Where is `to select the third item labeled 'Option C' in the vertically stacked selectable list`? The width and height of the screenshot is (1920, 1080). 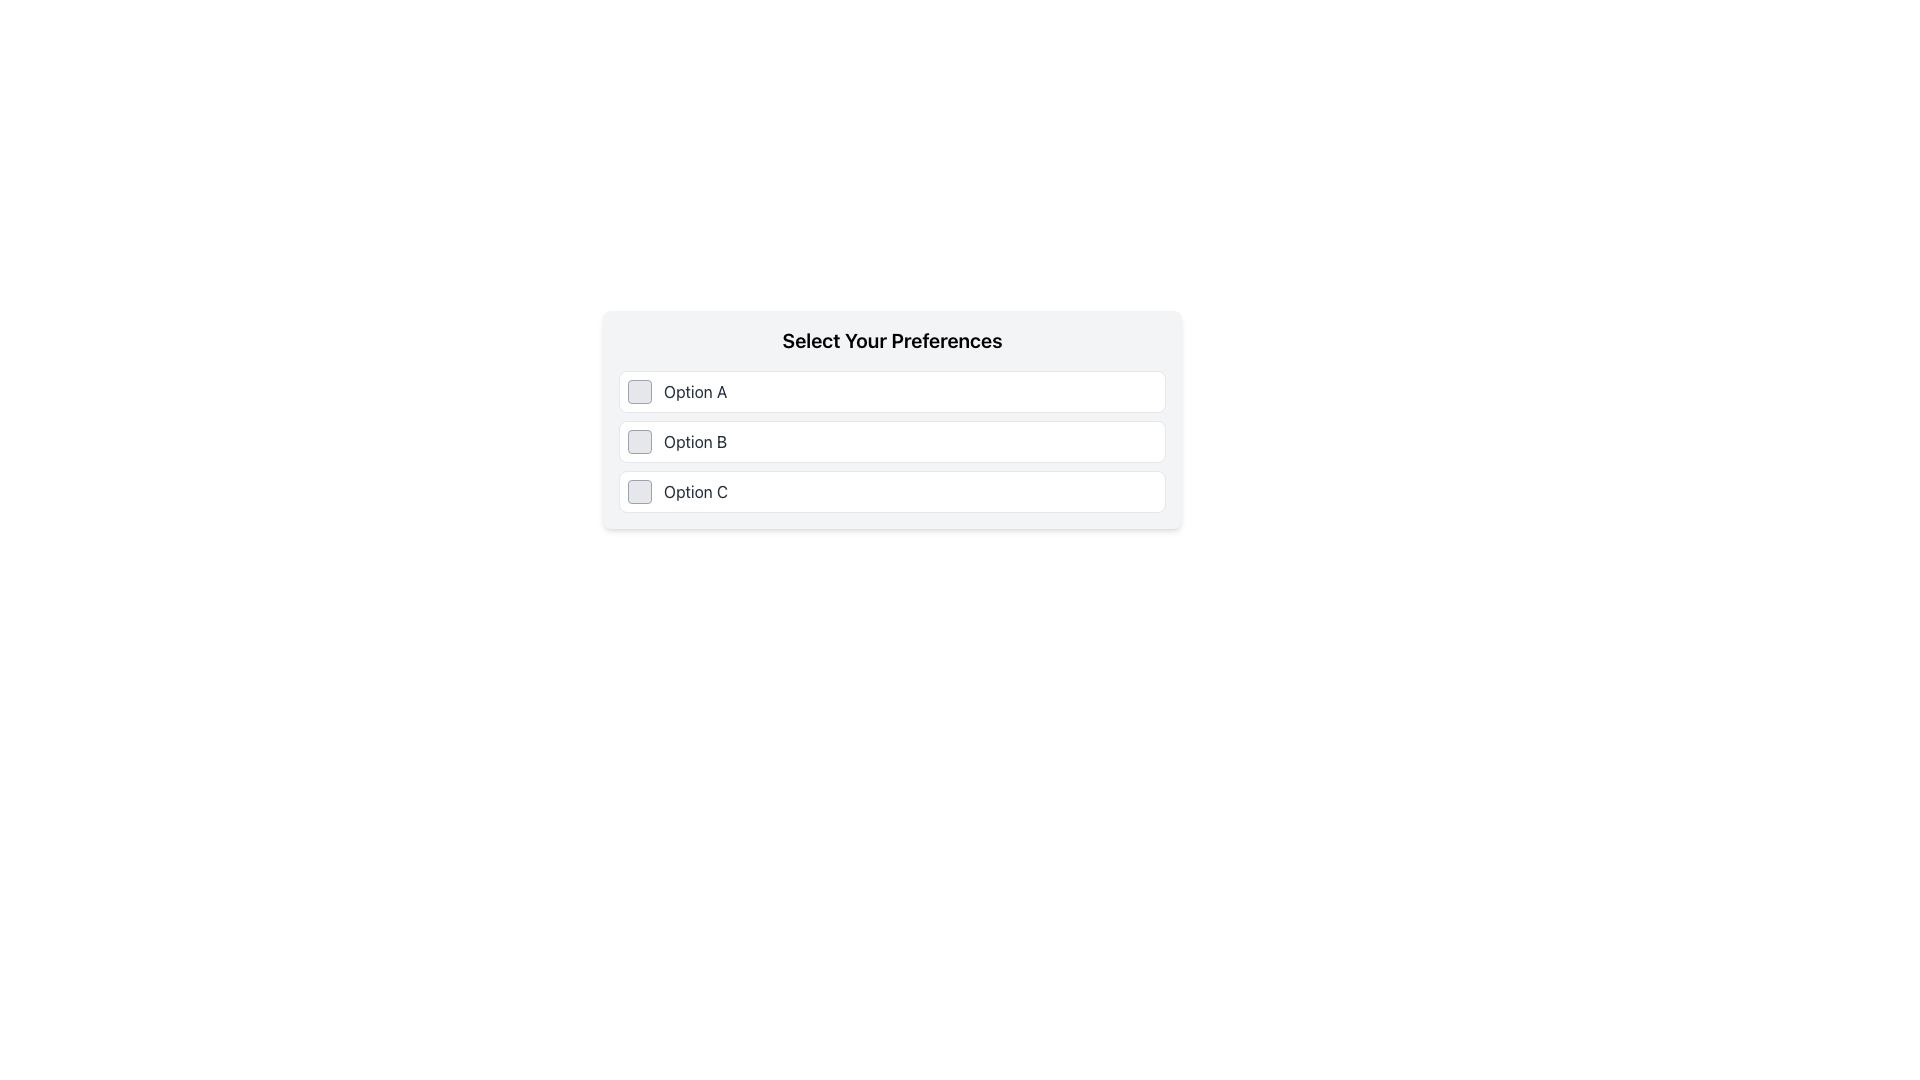
to select the third item labeled 'Option C' in the vertically stacked selectable list is located at coordinates (891, 492).